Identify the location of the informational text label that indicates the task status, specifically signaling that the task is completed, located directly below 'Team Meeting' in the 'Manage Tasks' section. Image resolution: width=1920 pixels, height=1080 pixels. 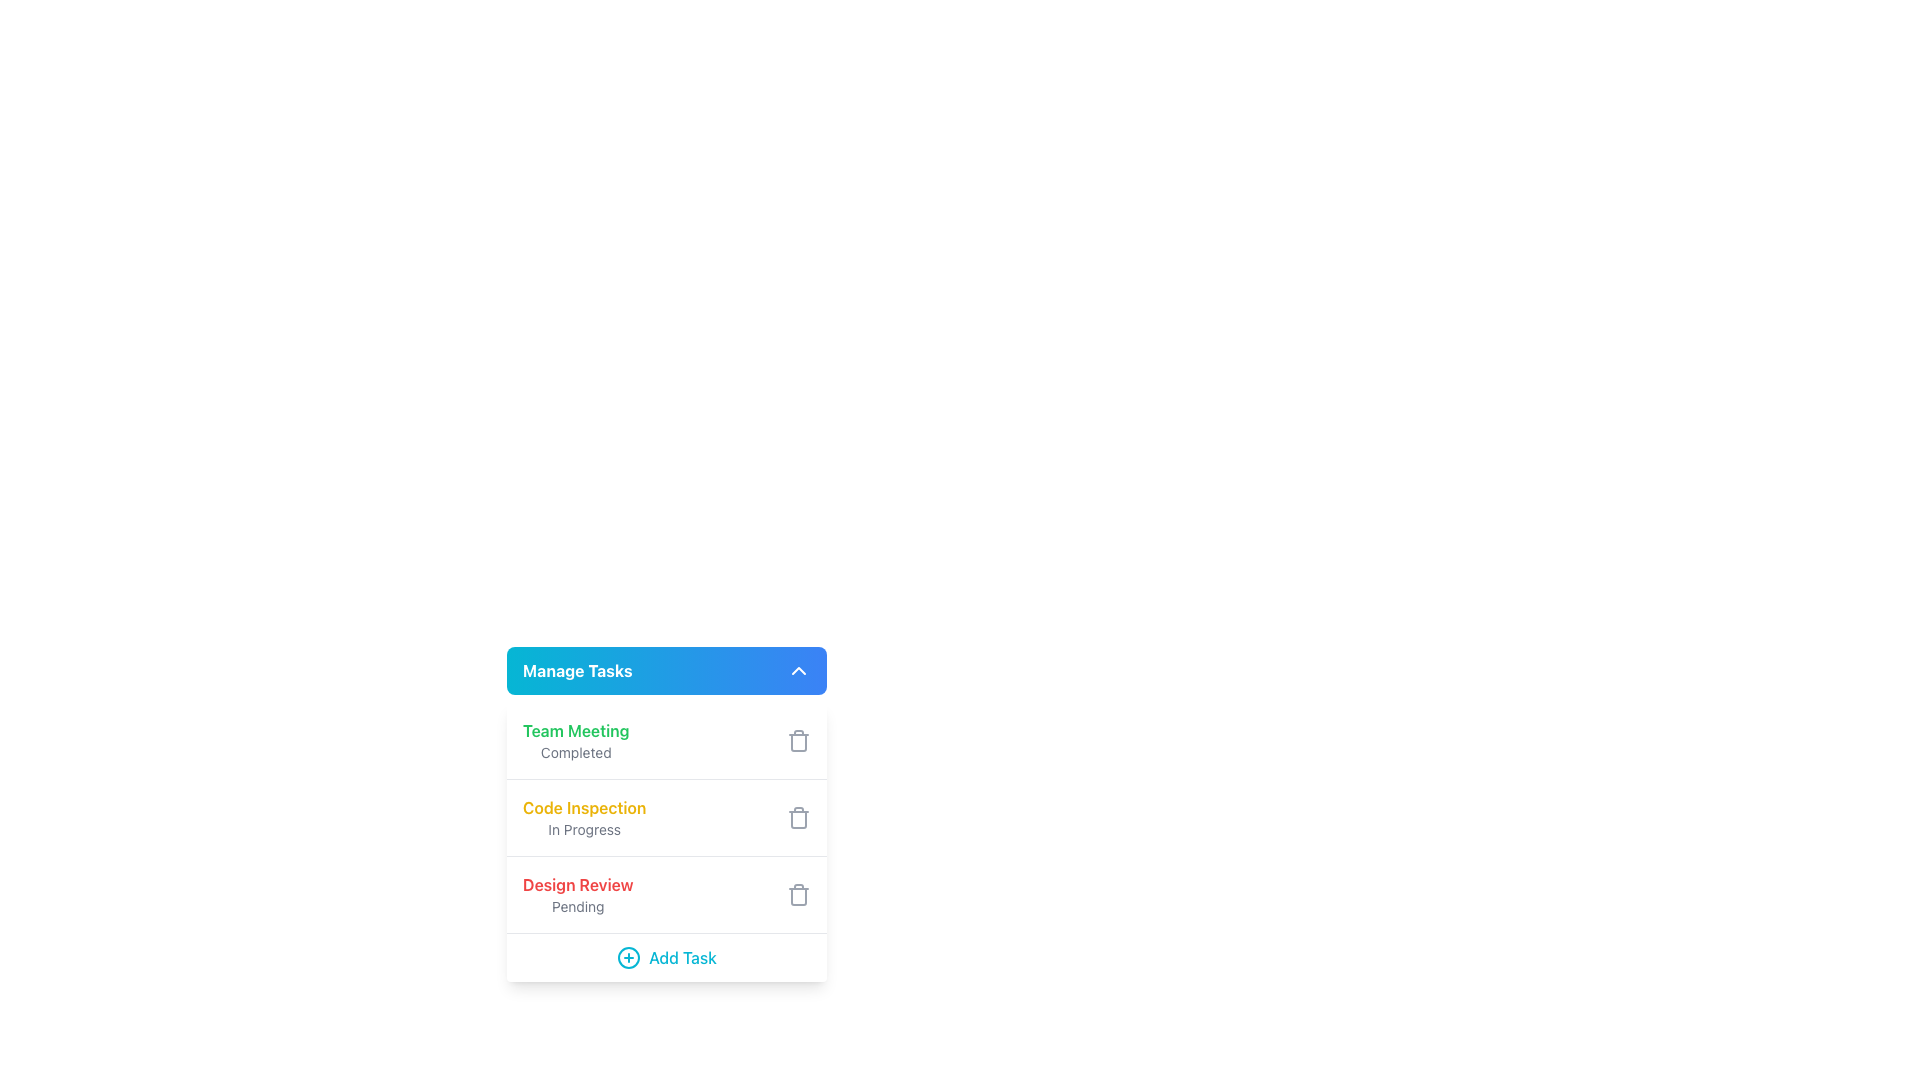
(575, 752).